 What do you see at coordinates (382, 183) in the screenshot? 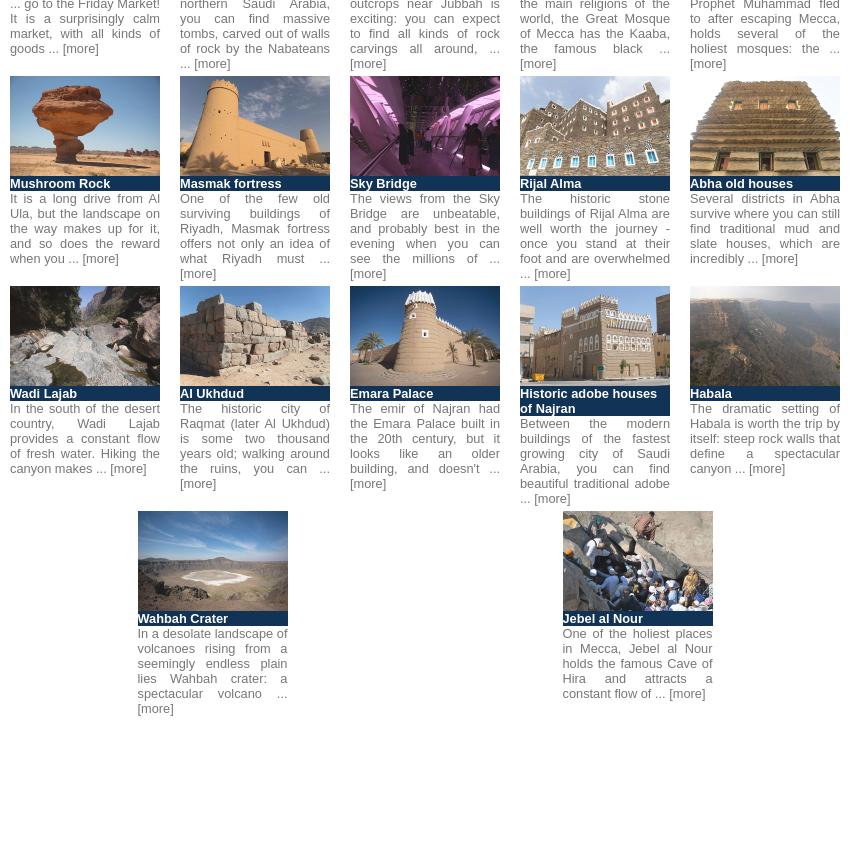
I see `'Sky Bridge'` at bounding box center [382, 183].